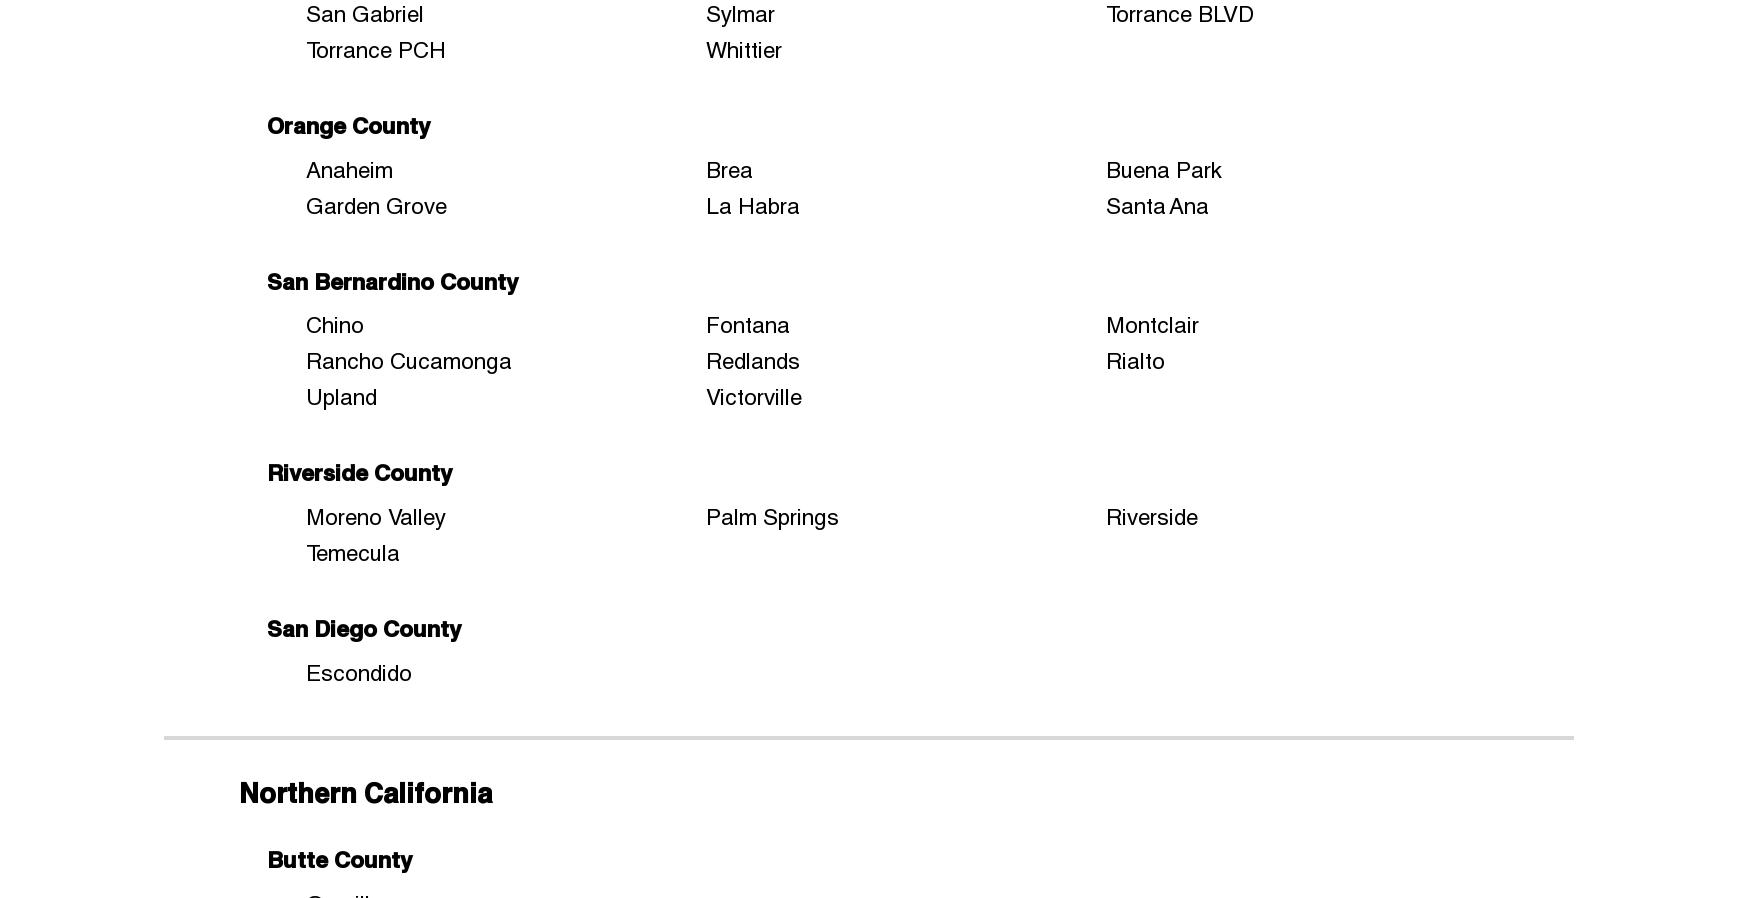 This screenshot has height=898, width=1738. Describe the element at coordinates (348, 167) in the screenshot. I see `'Anaheim'` at that location.